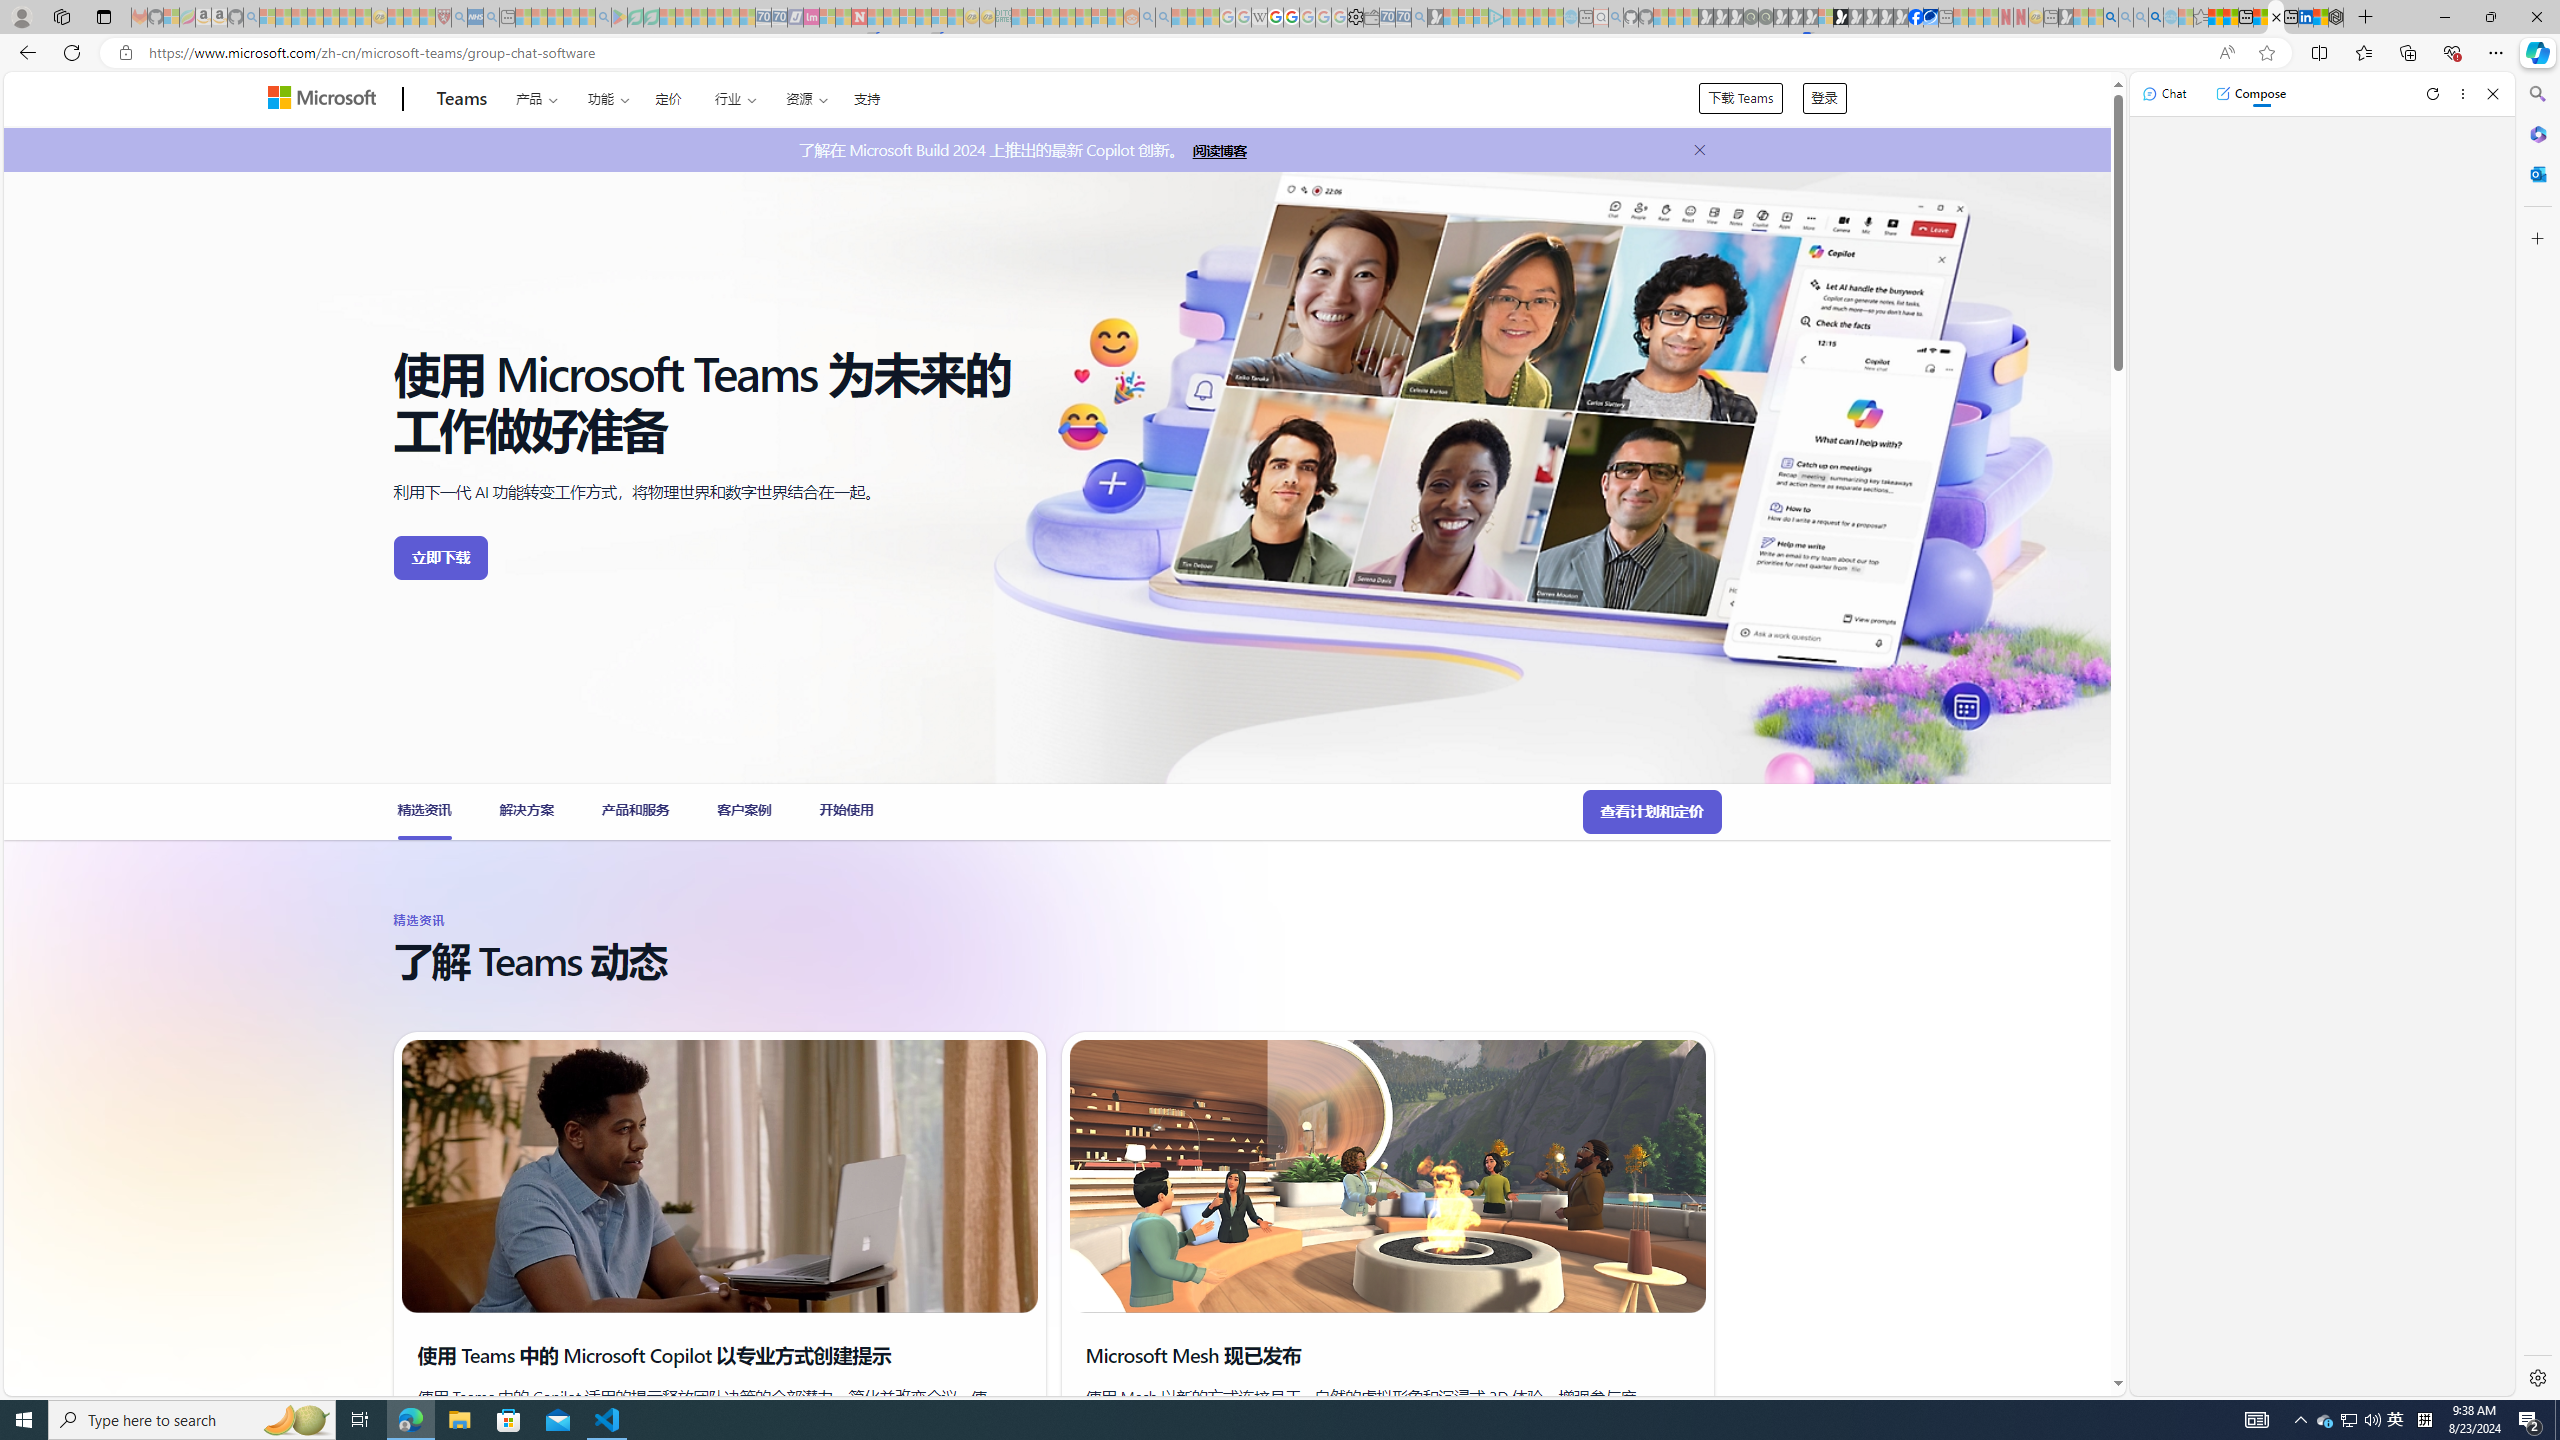 Image resolution: width=2560 pixels, height=1440 pixels. Describe the element at coordinates (1084, 16) in the screenshot. I see `'Kinda Frugal - MSN - Sleeping'` at that location.